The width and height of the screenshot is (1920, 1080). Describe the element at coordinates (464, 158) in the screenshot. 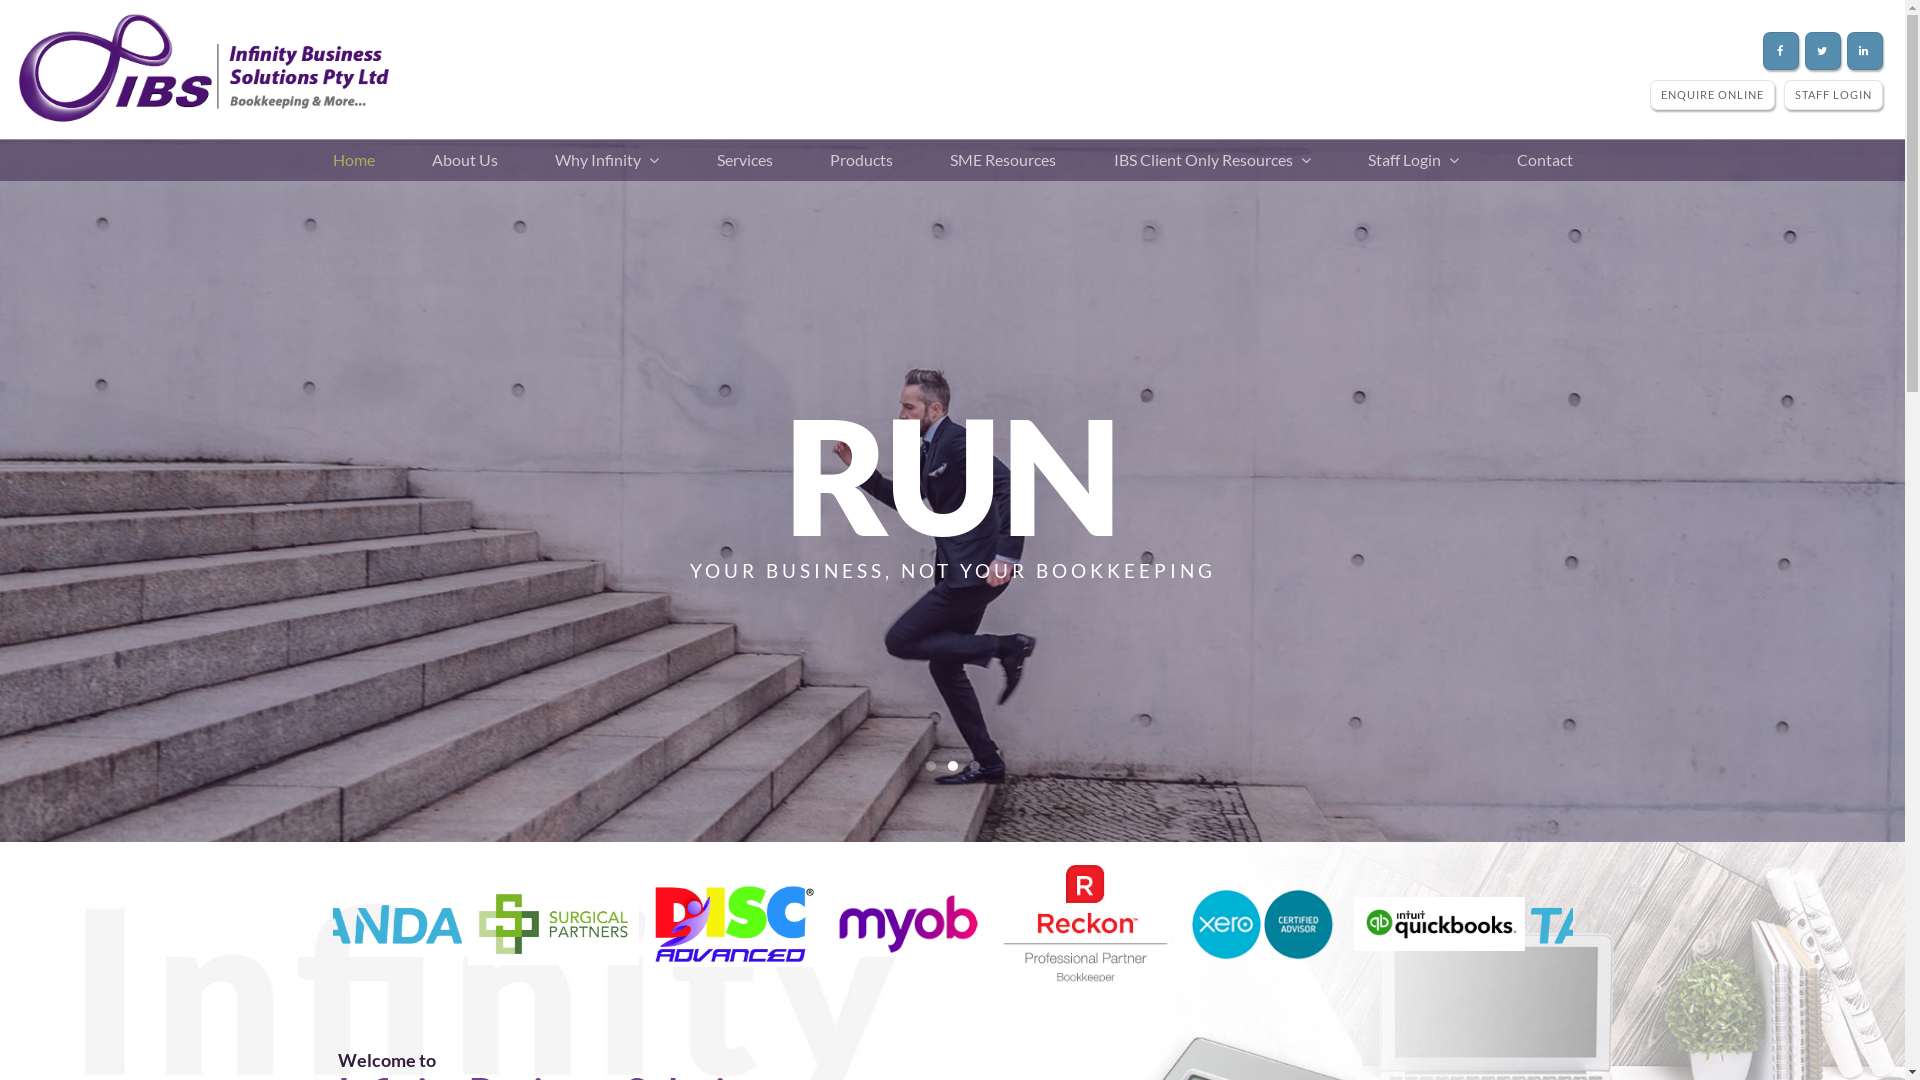

I see `'About Us'` at that location.